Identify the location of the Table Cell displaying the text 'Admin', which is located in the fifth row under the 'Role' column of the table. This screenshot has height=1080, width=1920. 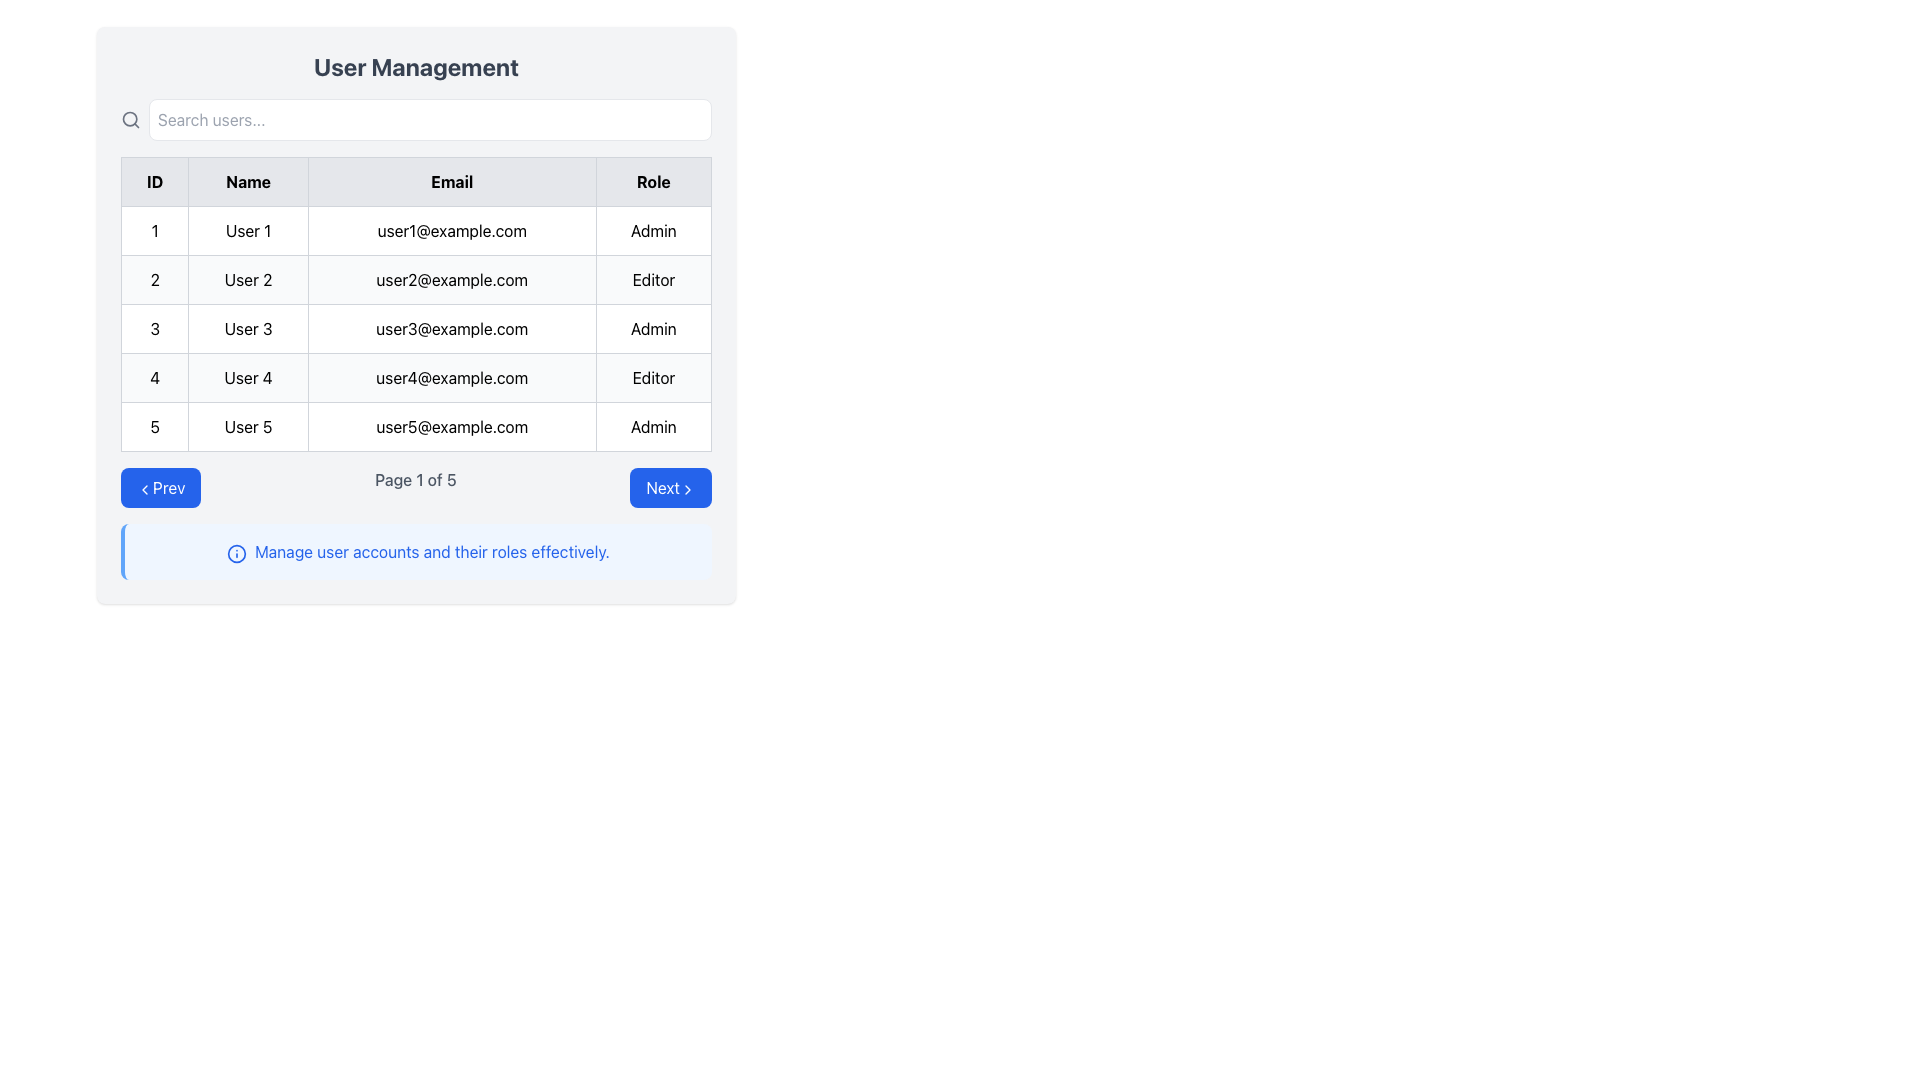
(653, 426).